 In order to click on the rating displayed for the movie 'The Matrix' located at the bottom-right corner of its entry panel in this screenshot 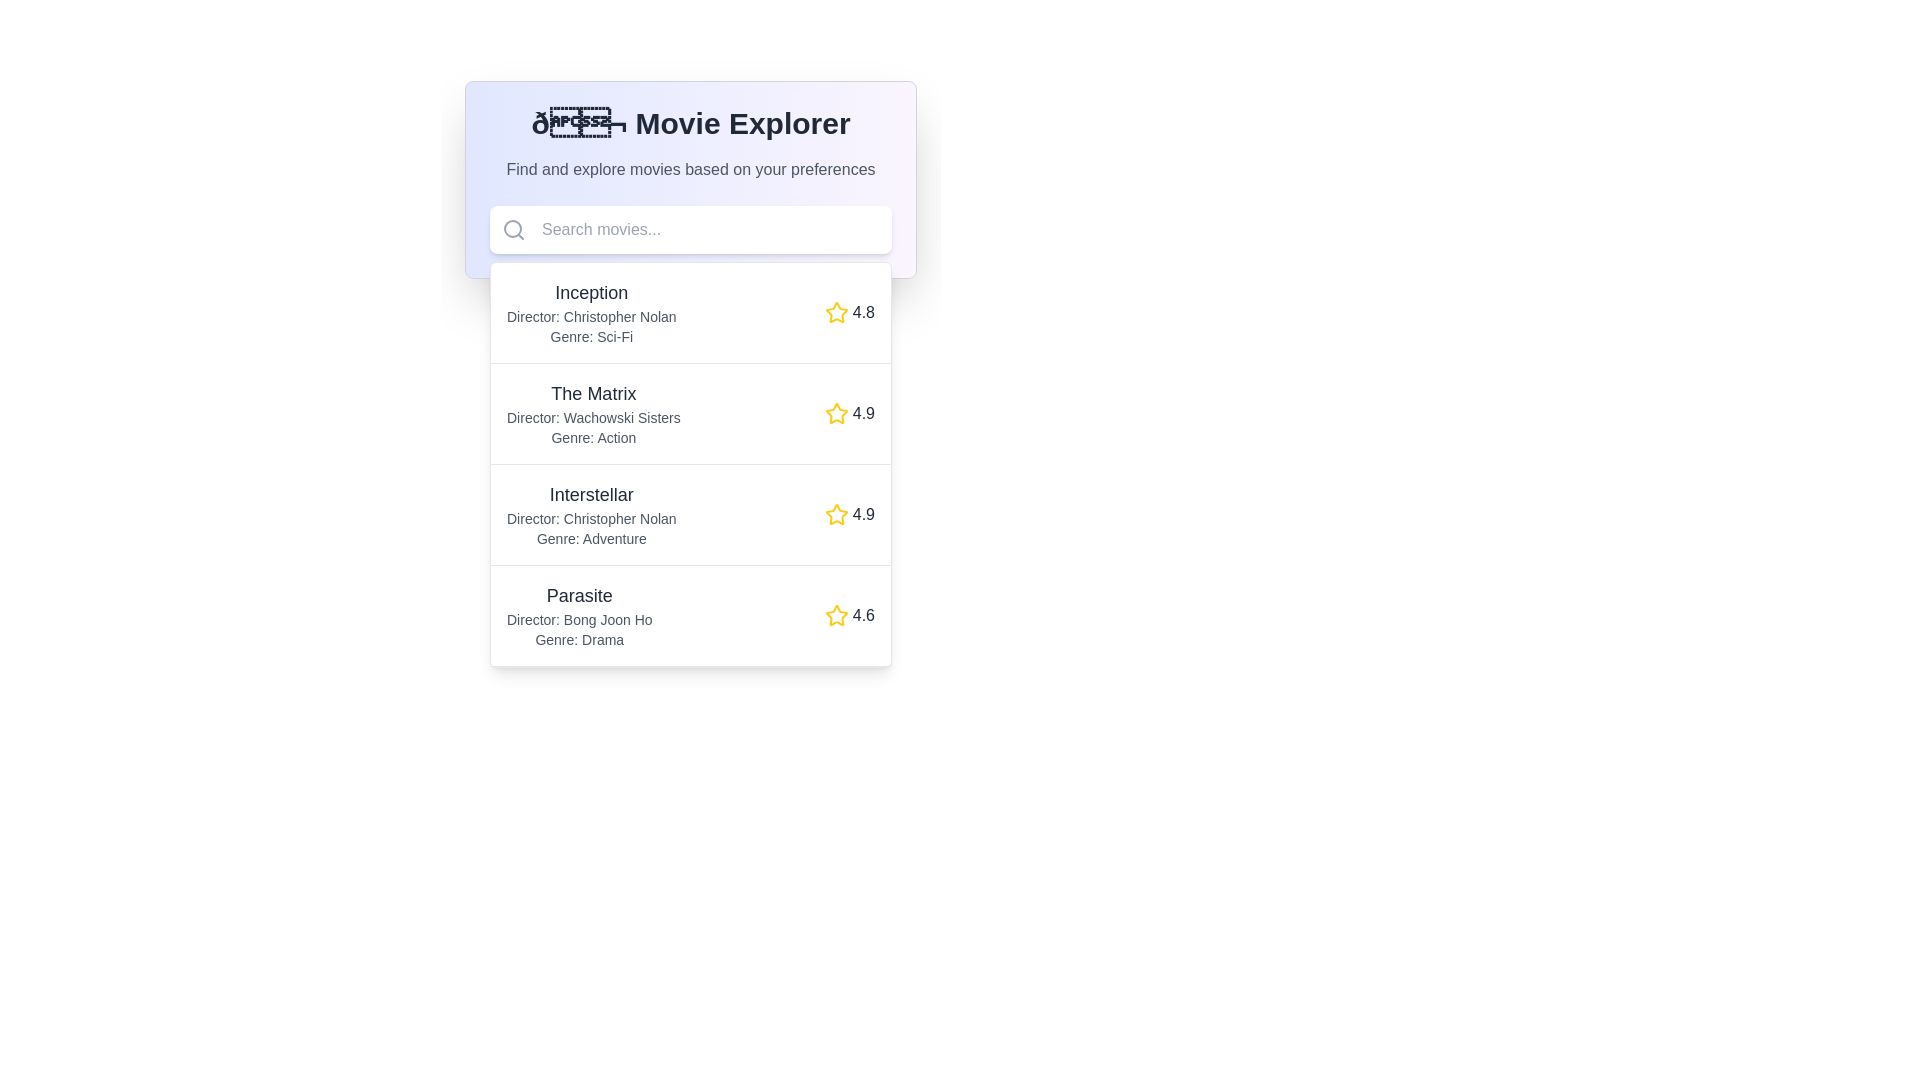, I will do `click(849, 412)`.